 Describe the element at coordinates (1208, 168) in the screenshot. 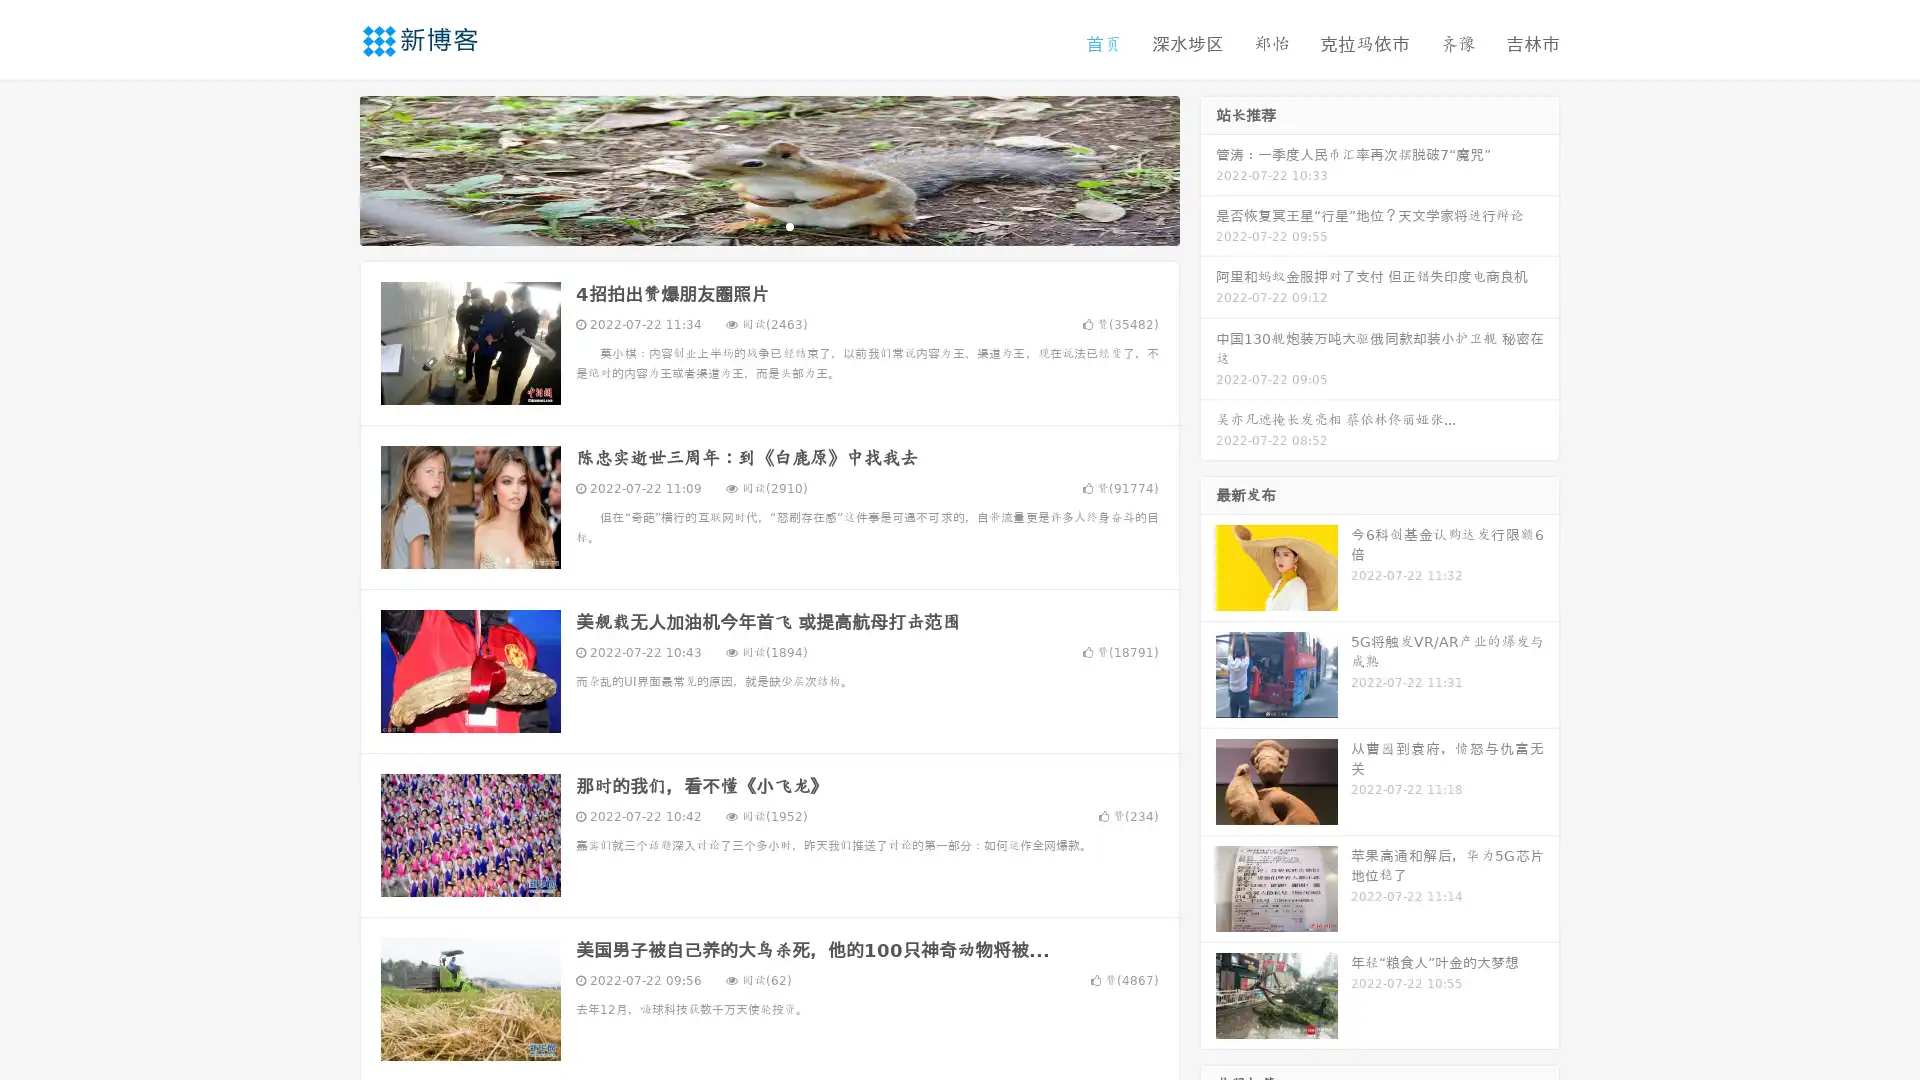

I see `Next slide` at that location.